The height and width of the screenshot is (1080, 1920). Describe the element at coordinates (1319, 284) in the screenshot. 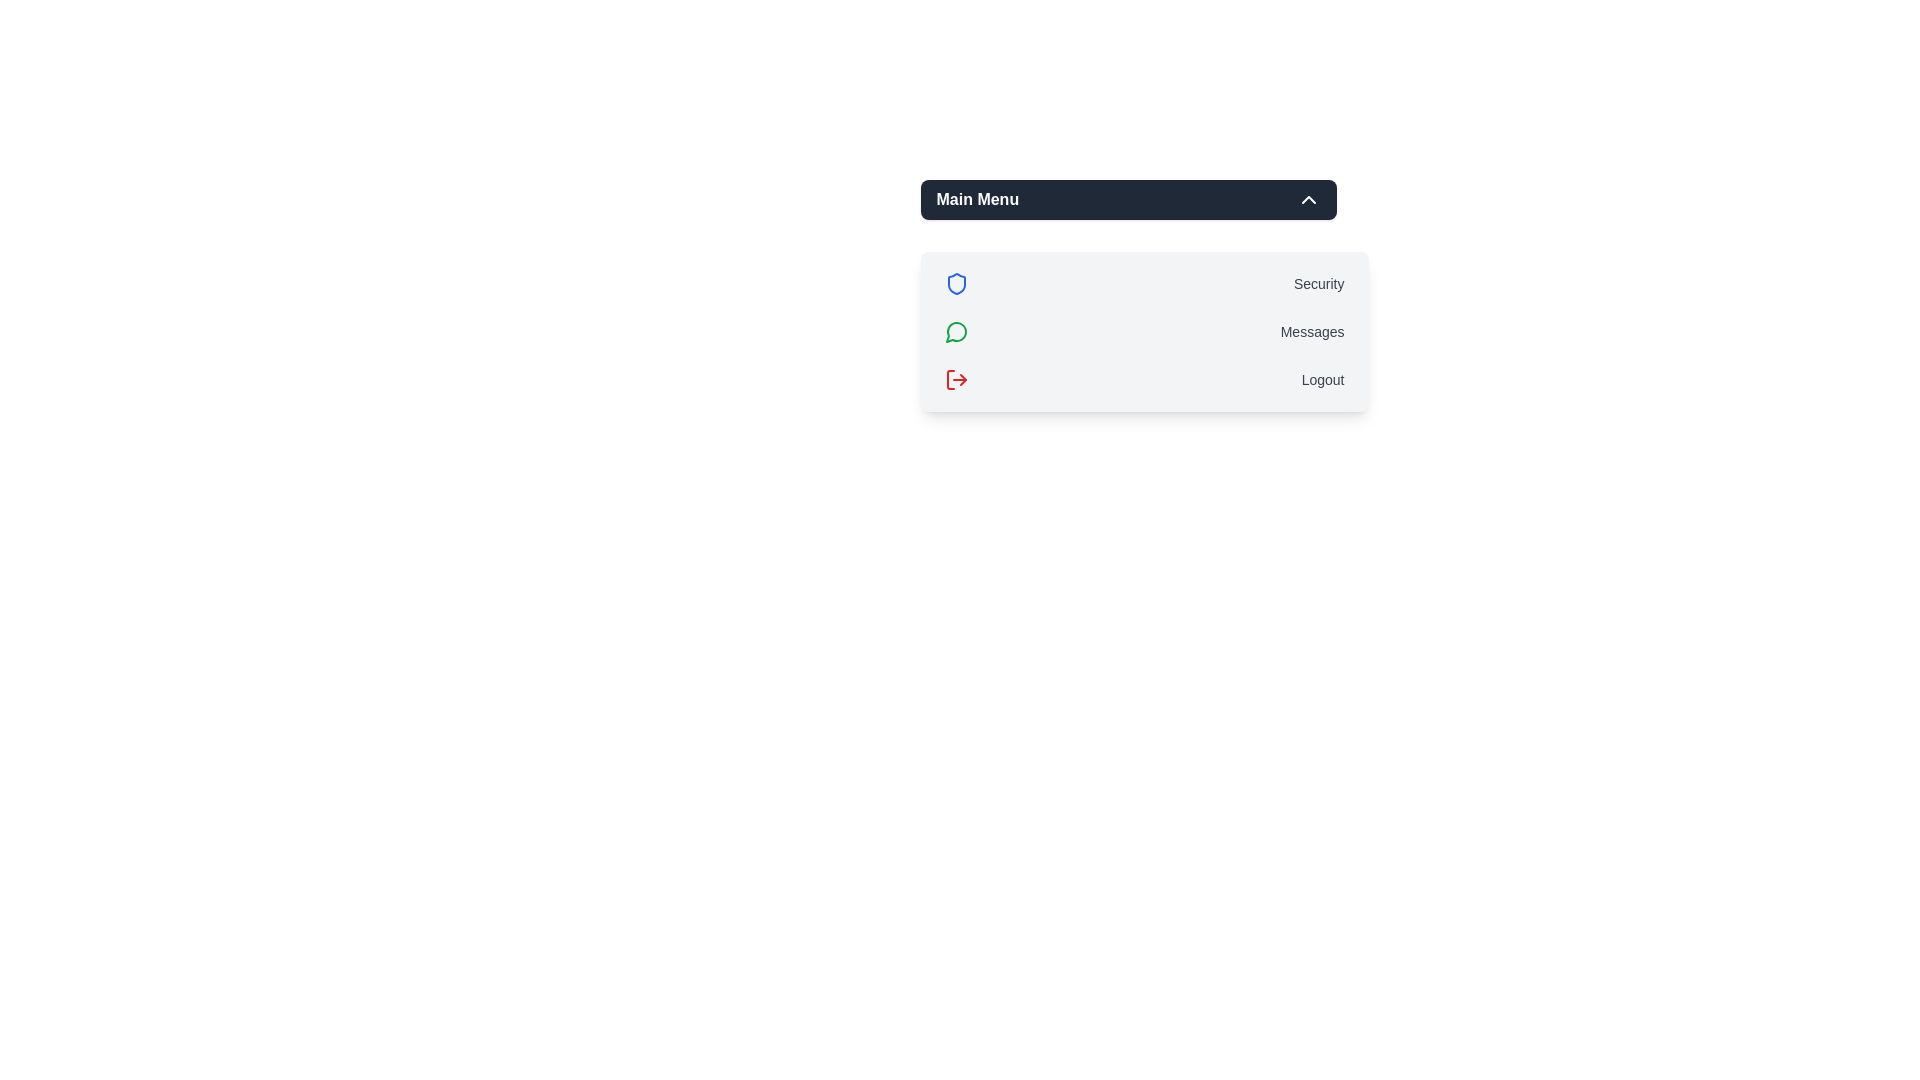

I see `text from the 'Security' label located in the top-right corner of the dropdown menu under the 'Main Menu' header` at that location.